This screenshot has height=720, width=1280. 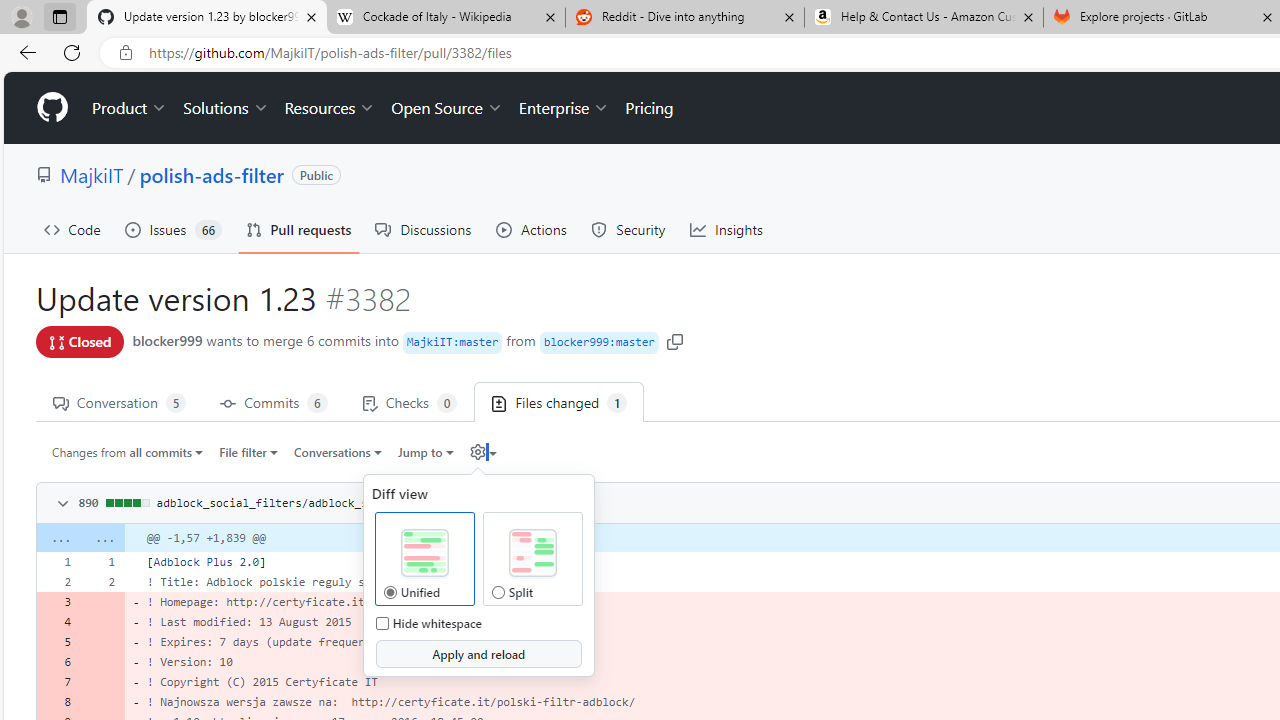 What do you see at coordinates (72, 229) in the screenshot?
I see `'Code'` at bounding box center [72, 229].